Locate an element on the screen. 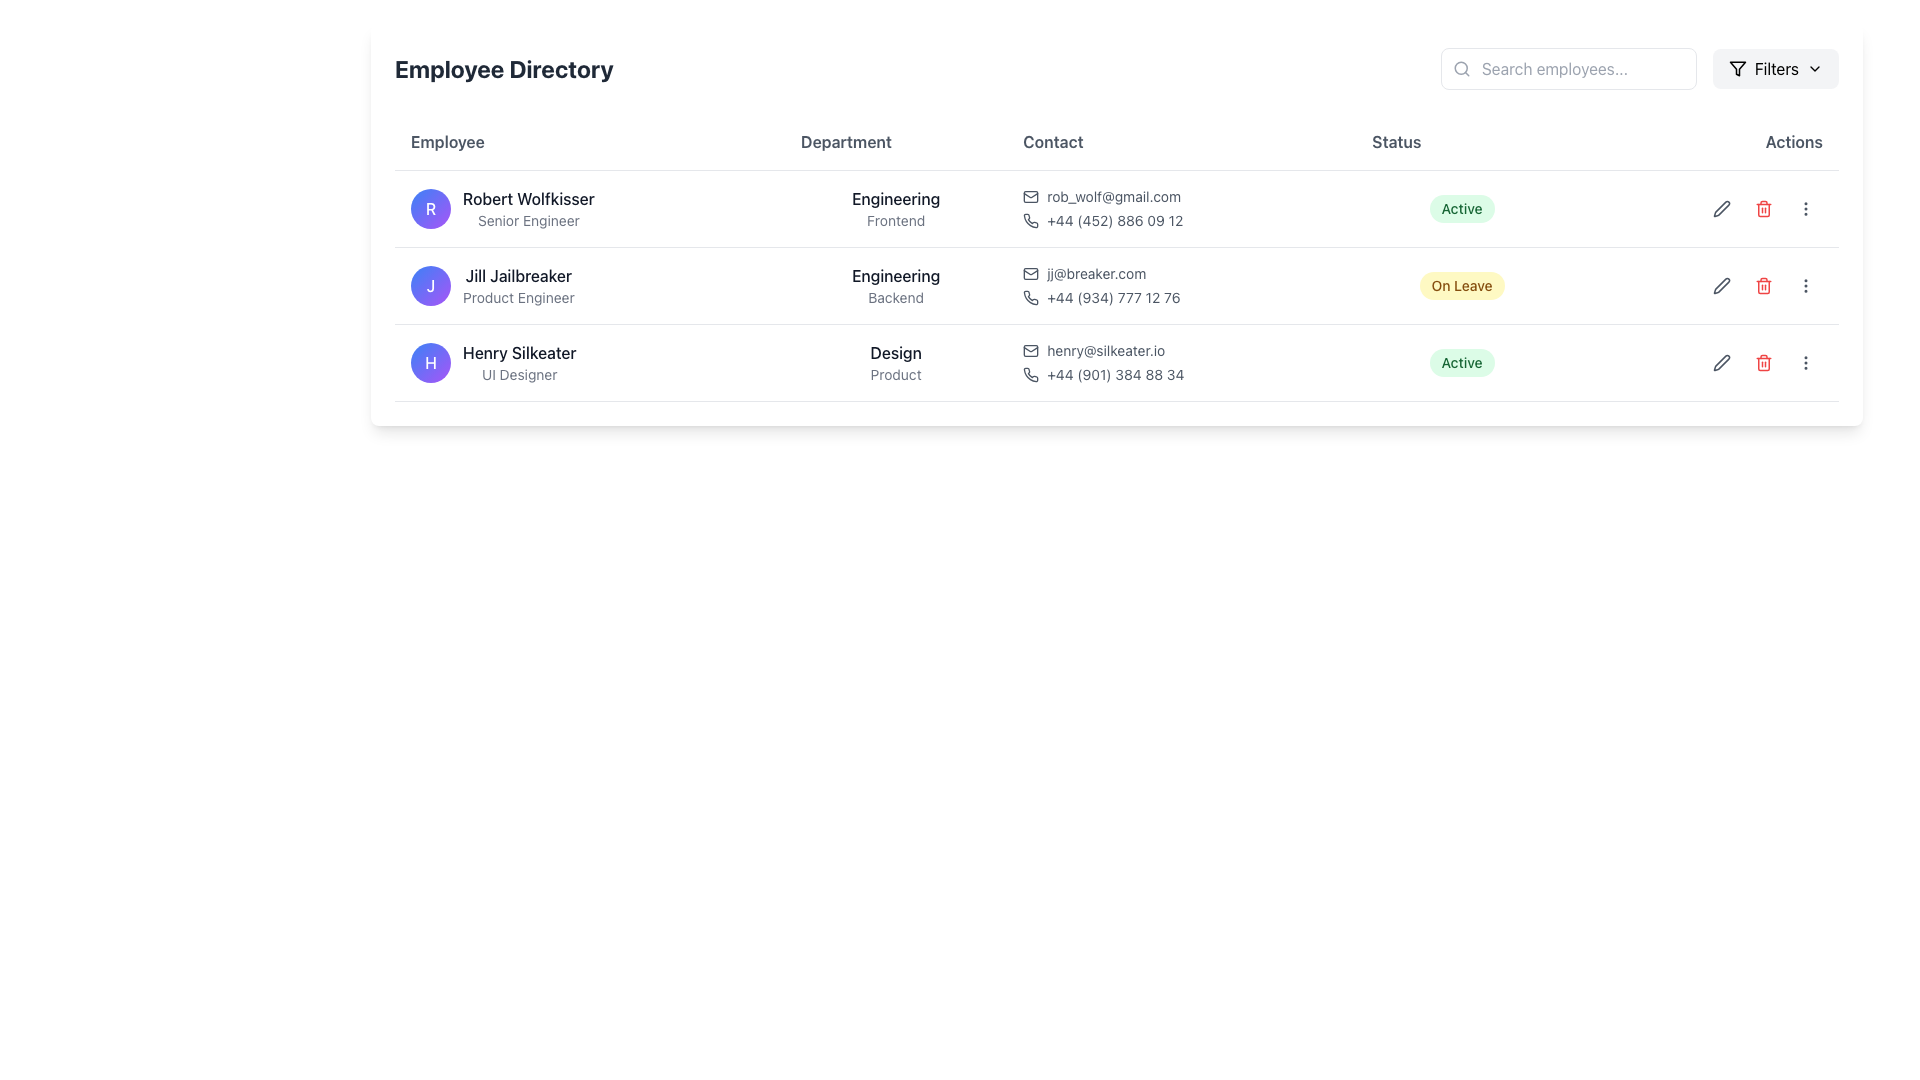 The width and height of the screenshot is (1920, 1080). the delete icon button located in the Actions column of the third row of the Employee Directory table to initiate a delete action is located at coordinates (1763, 208).